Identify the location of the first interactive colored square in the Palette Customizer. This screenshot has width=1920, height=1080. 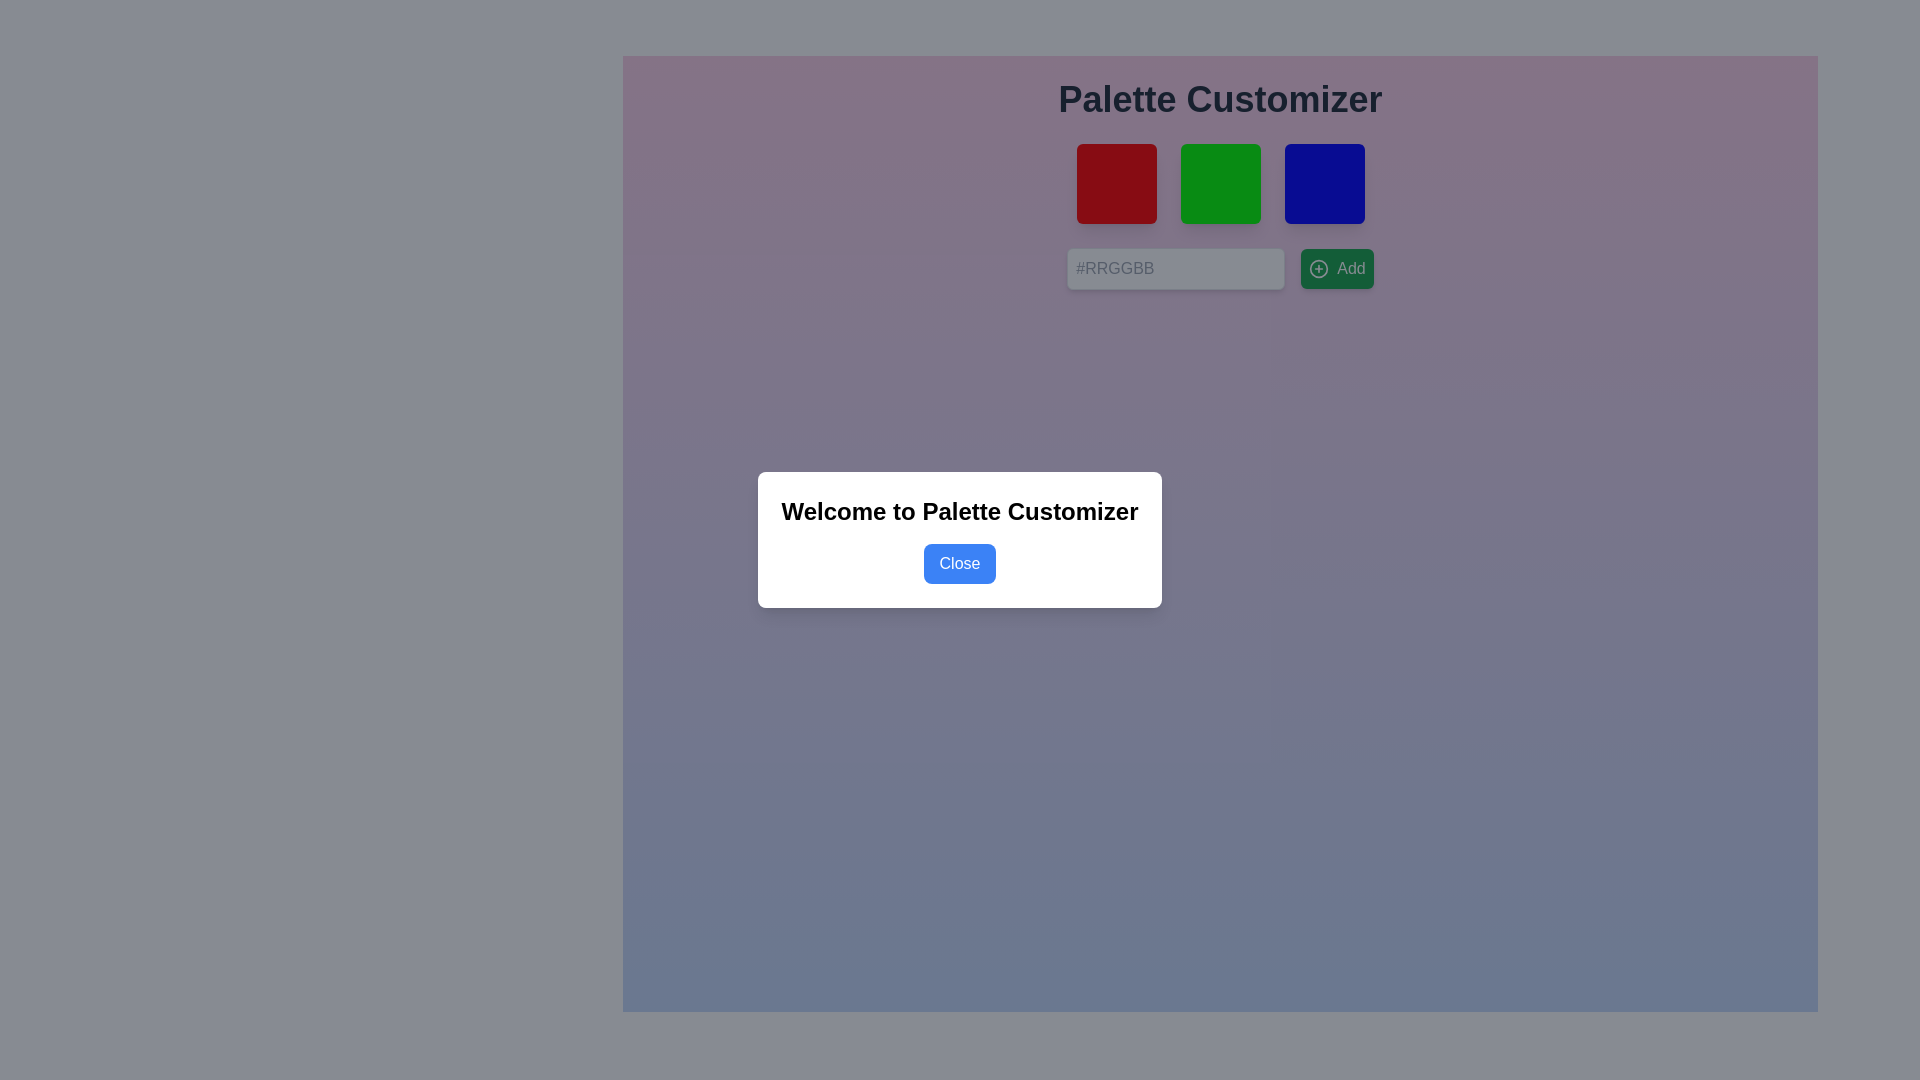
(1115, 184).